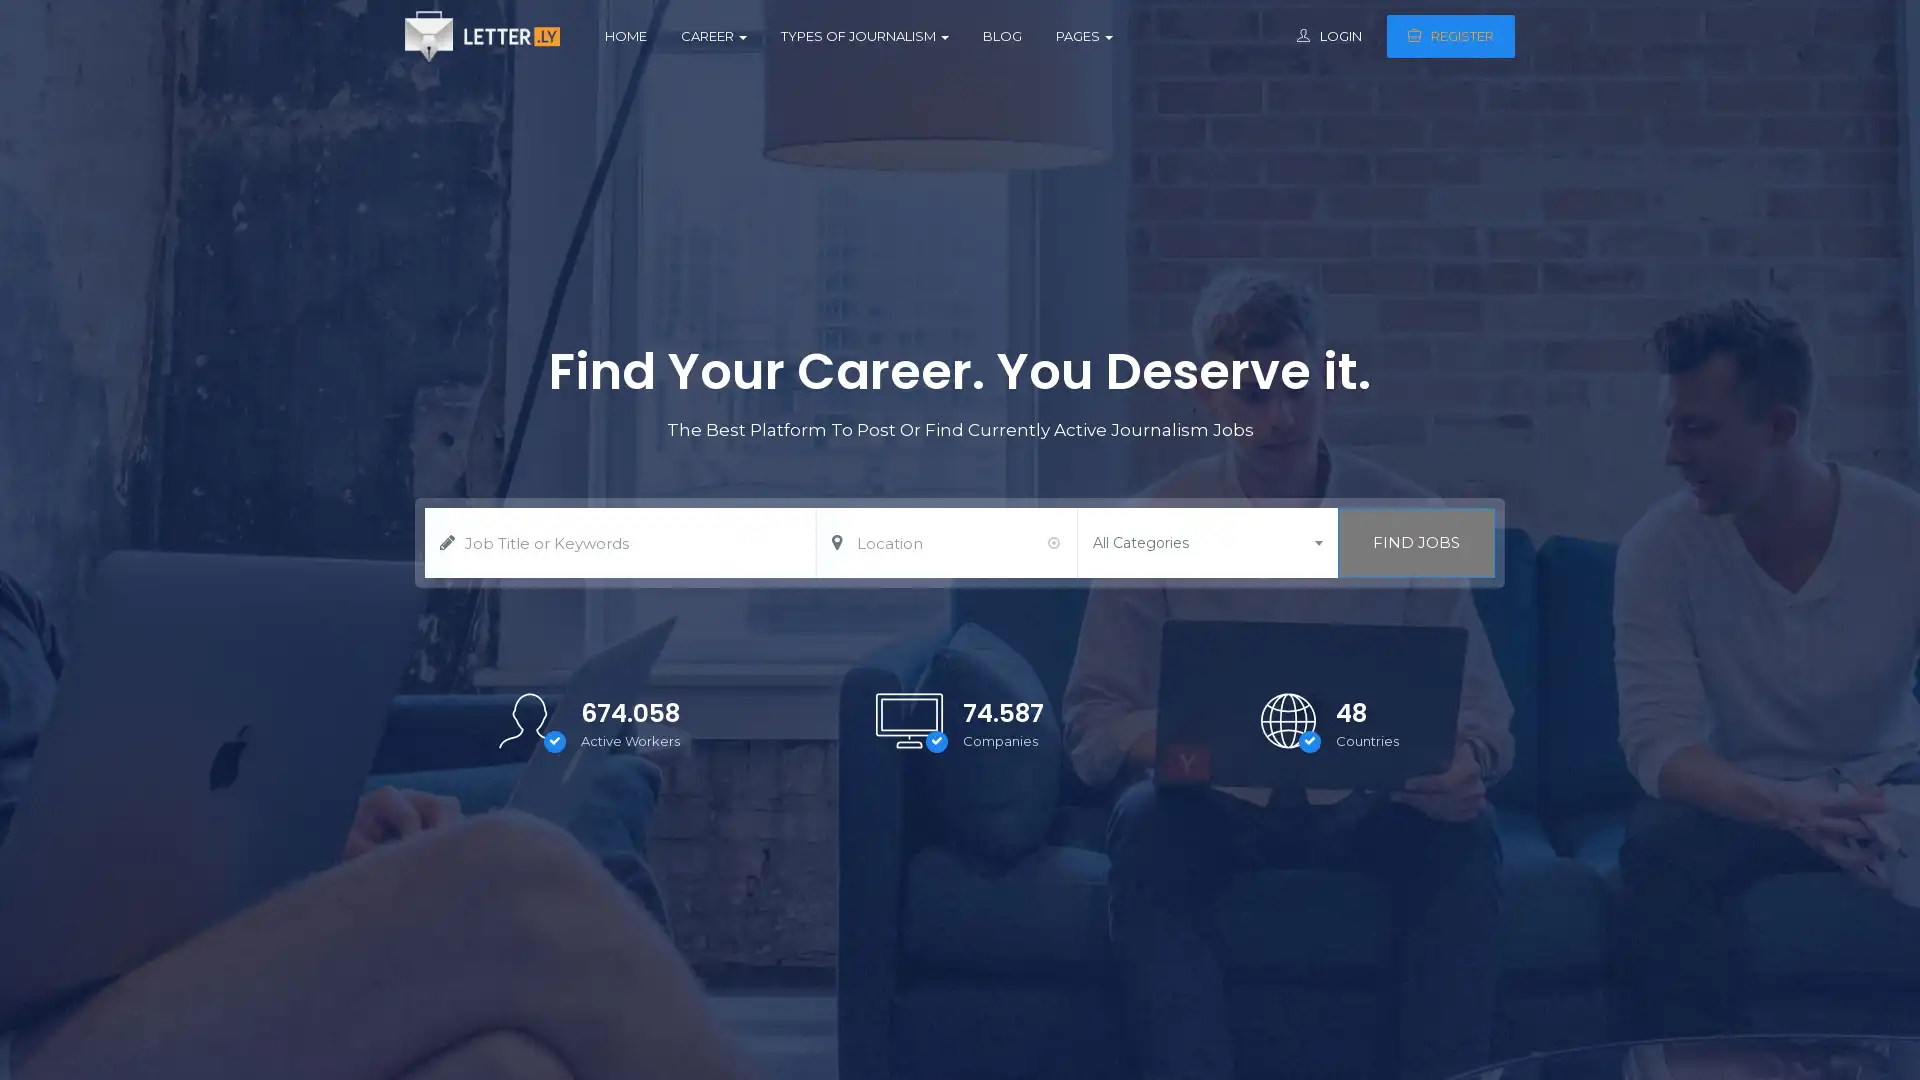 The height and width of the screenshot is (1080, 1920). Describe the element at coordinates (1415, 543) in the screenshot. I see `FIND JOBS` at that location.